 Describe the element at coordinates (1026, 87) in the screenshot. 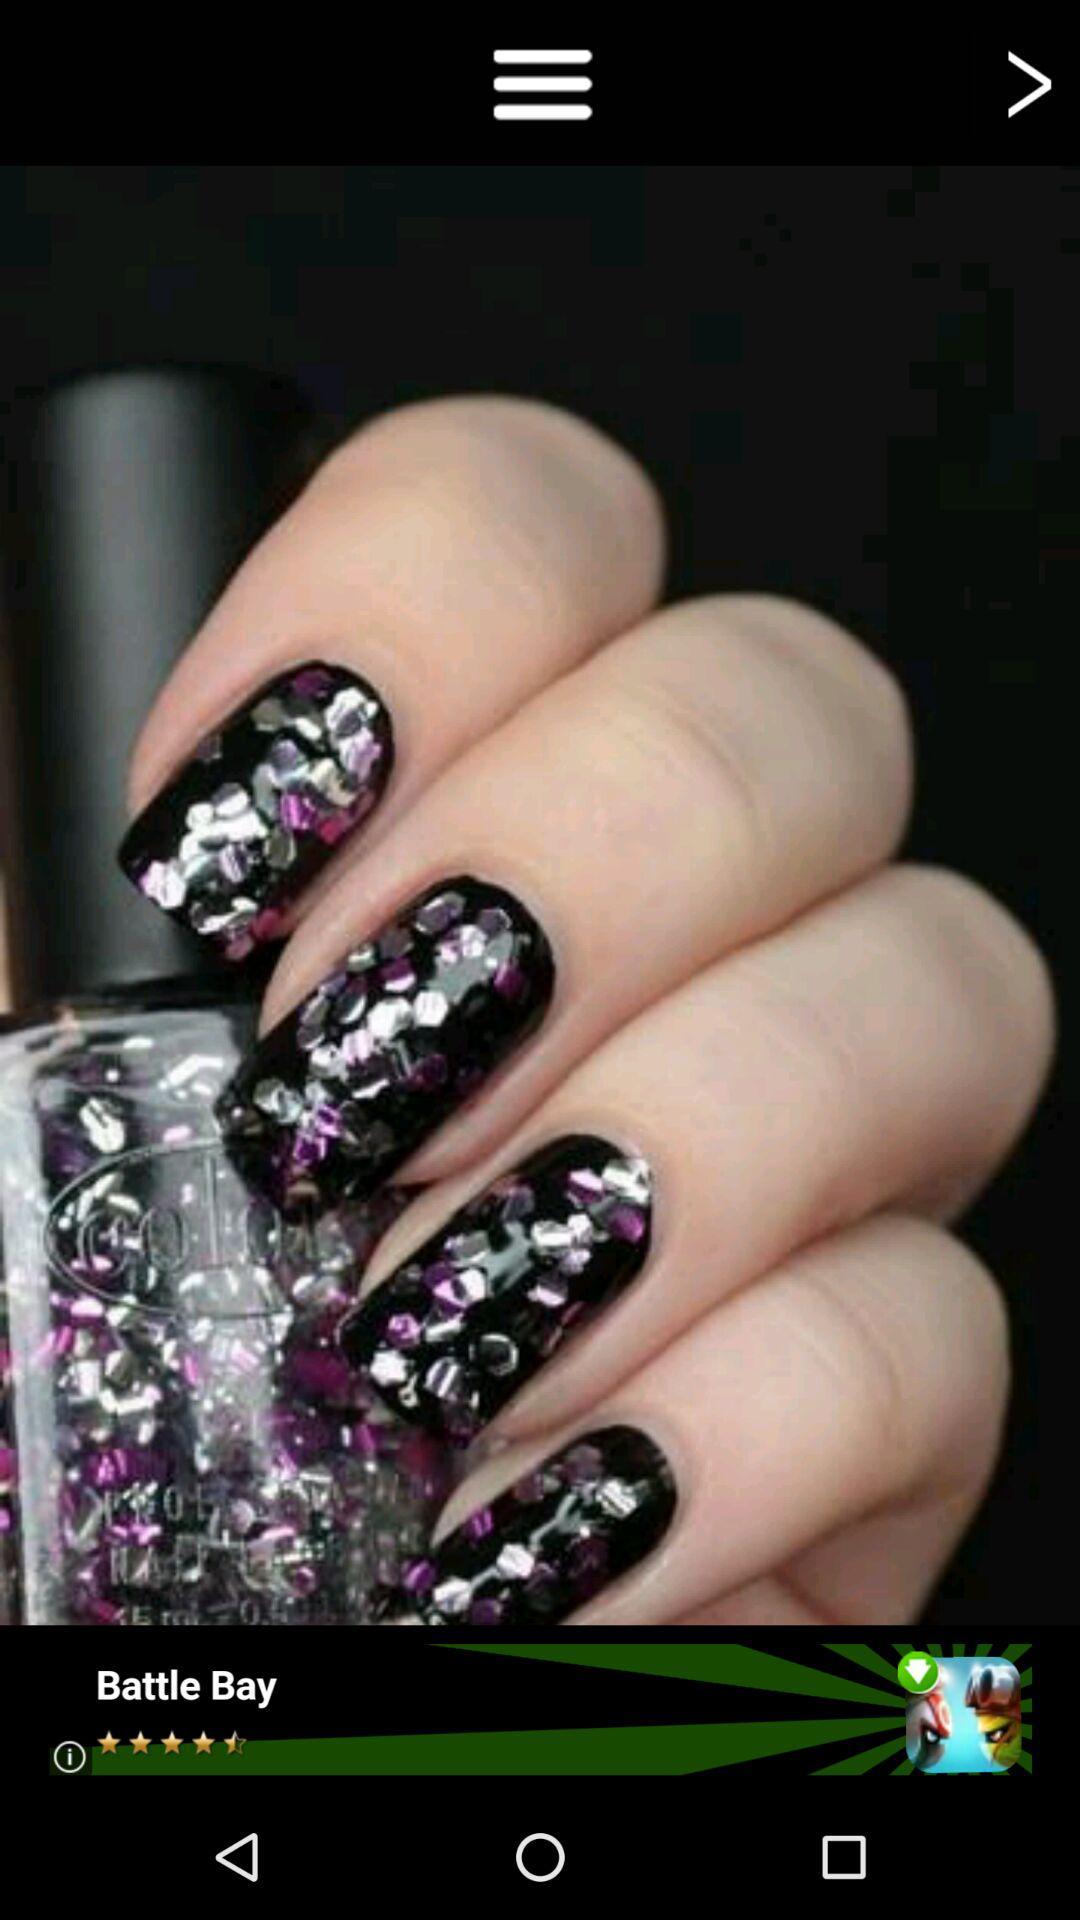

I see `the arrow_forward icon` at that location.